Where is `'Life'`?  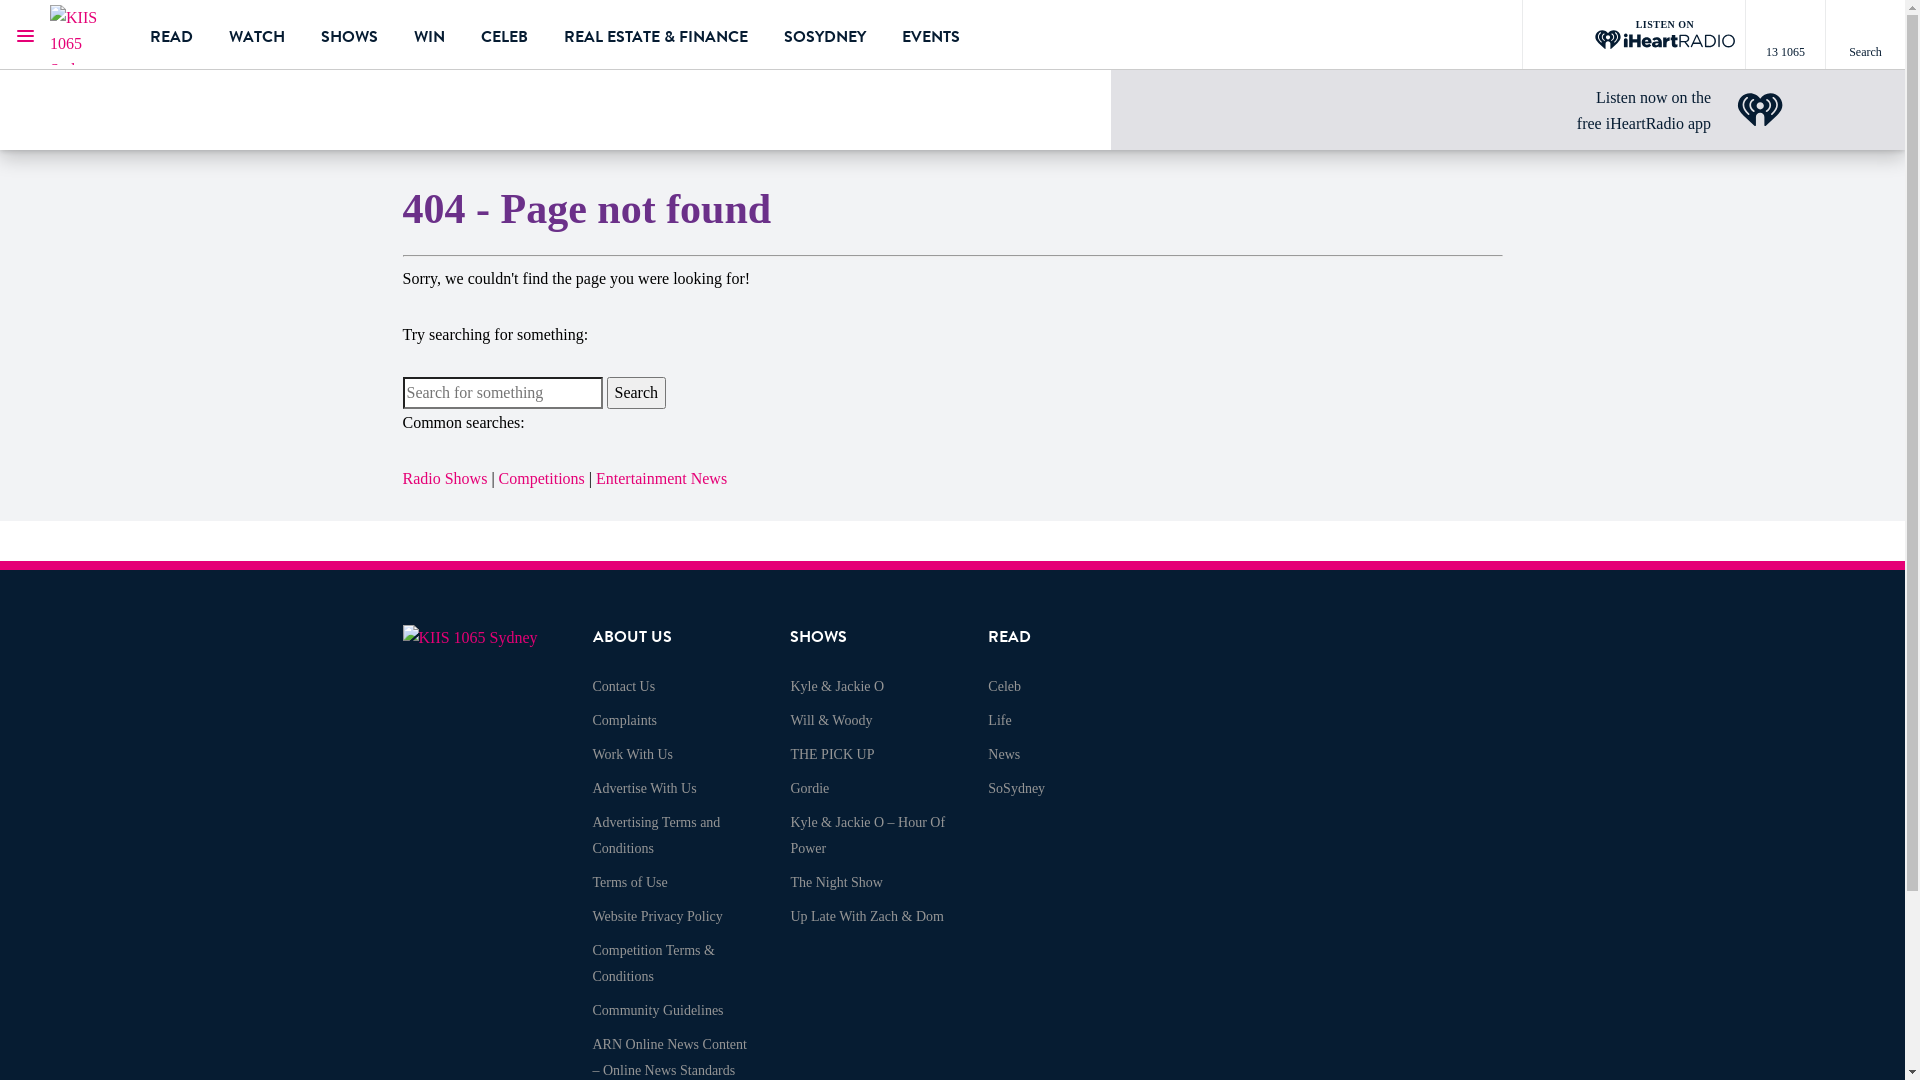 'Life' is located at coordinates (999, 720).